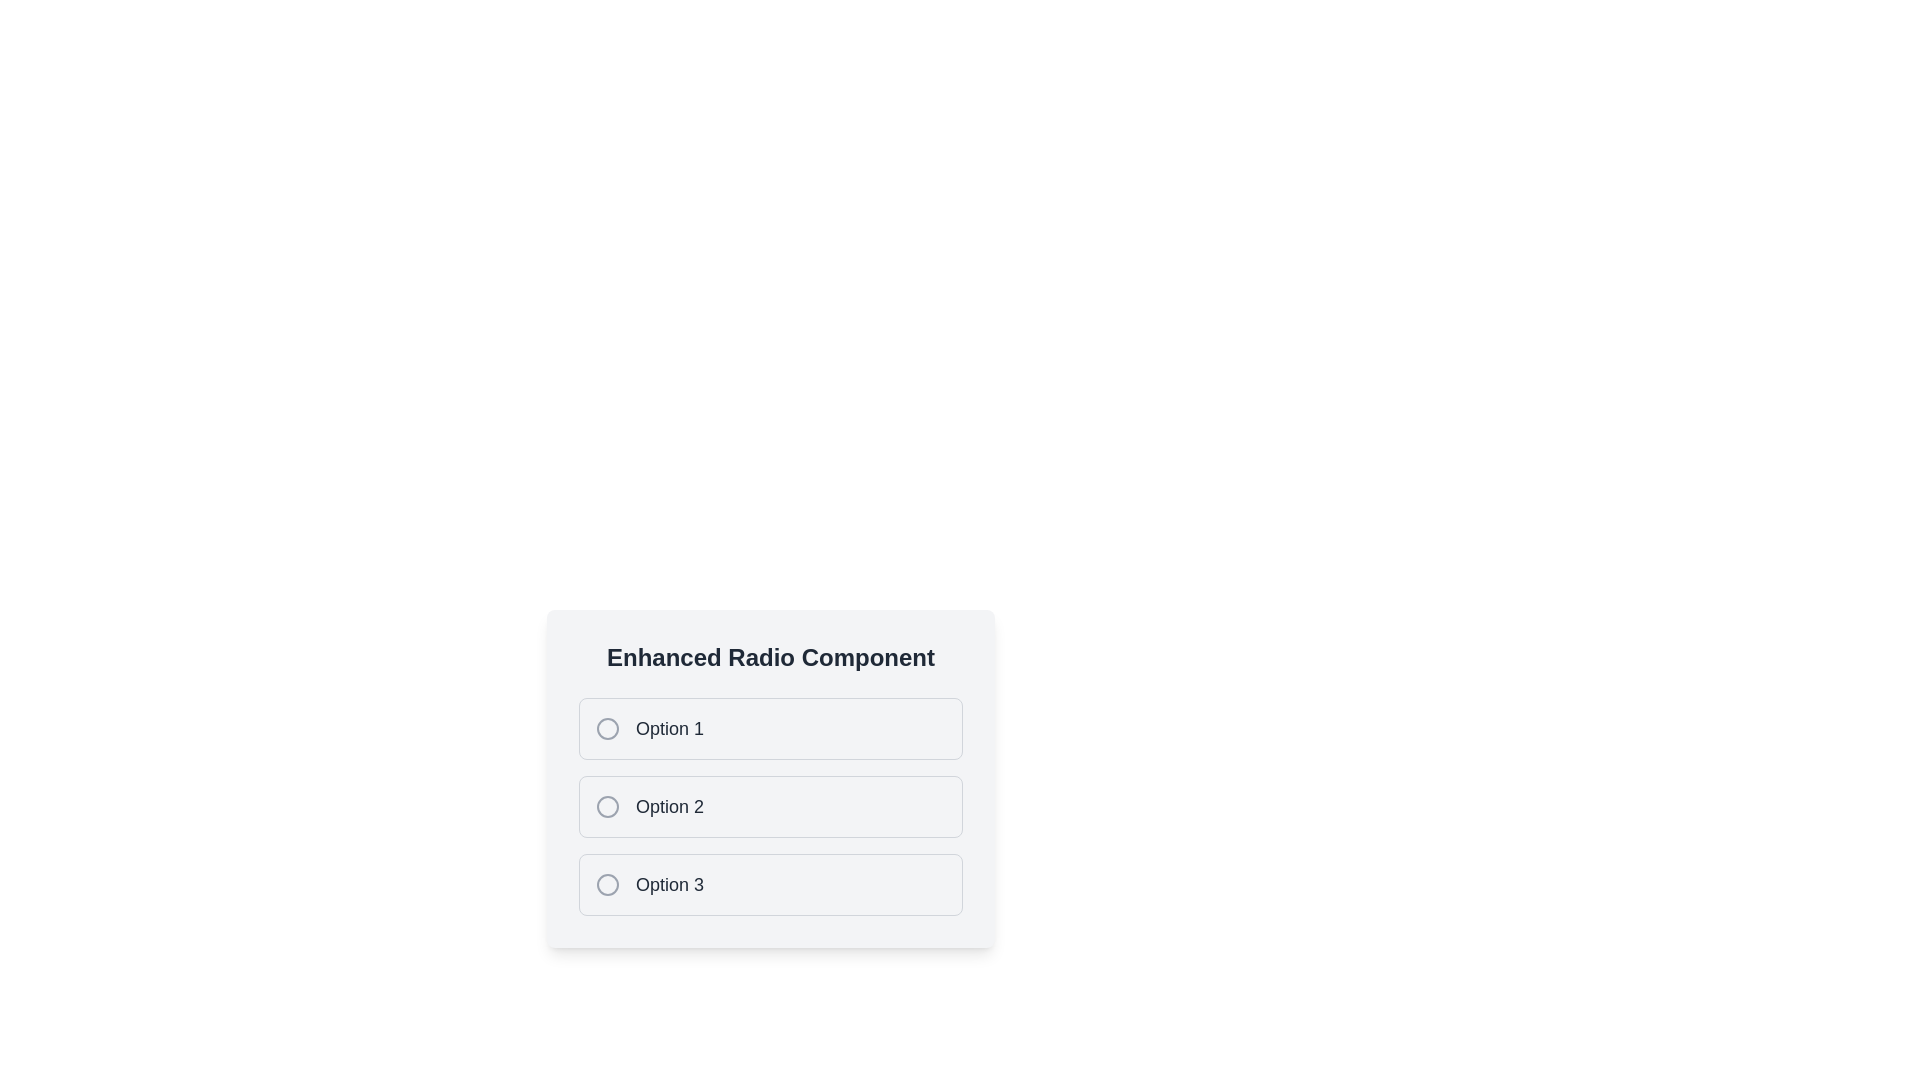 The height and width of the screenshot is (1080, 1920). Describe the element at coordinates (607, 883) in the screenshot. I see `the inner circle of the Radio button selection indicator for 'Option 3'` at that location.